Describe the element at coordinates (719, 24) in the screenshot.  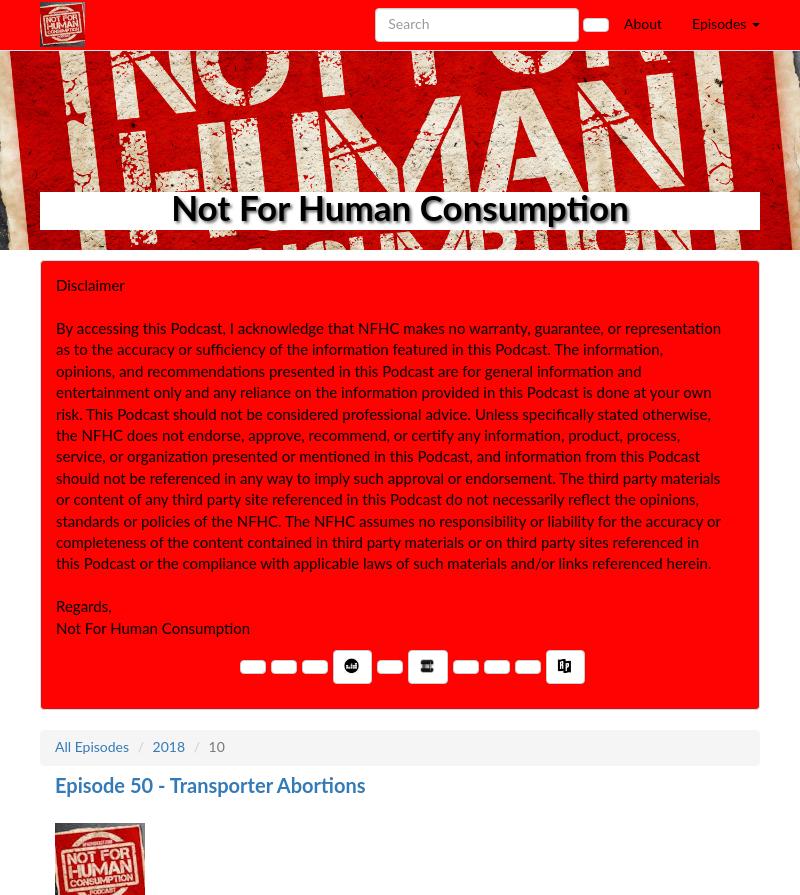
I see `'Episodes'` at that location.